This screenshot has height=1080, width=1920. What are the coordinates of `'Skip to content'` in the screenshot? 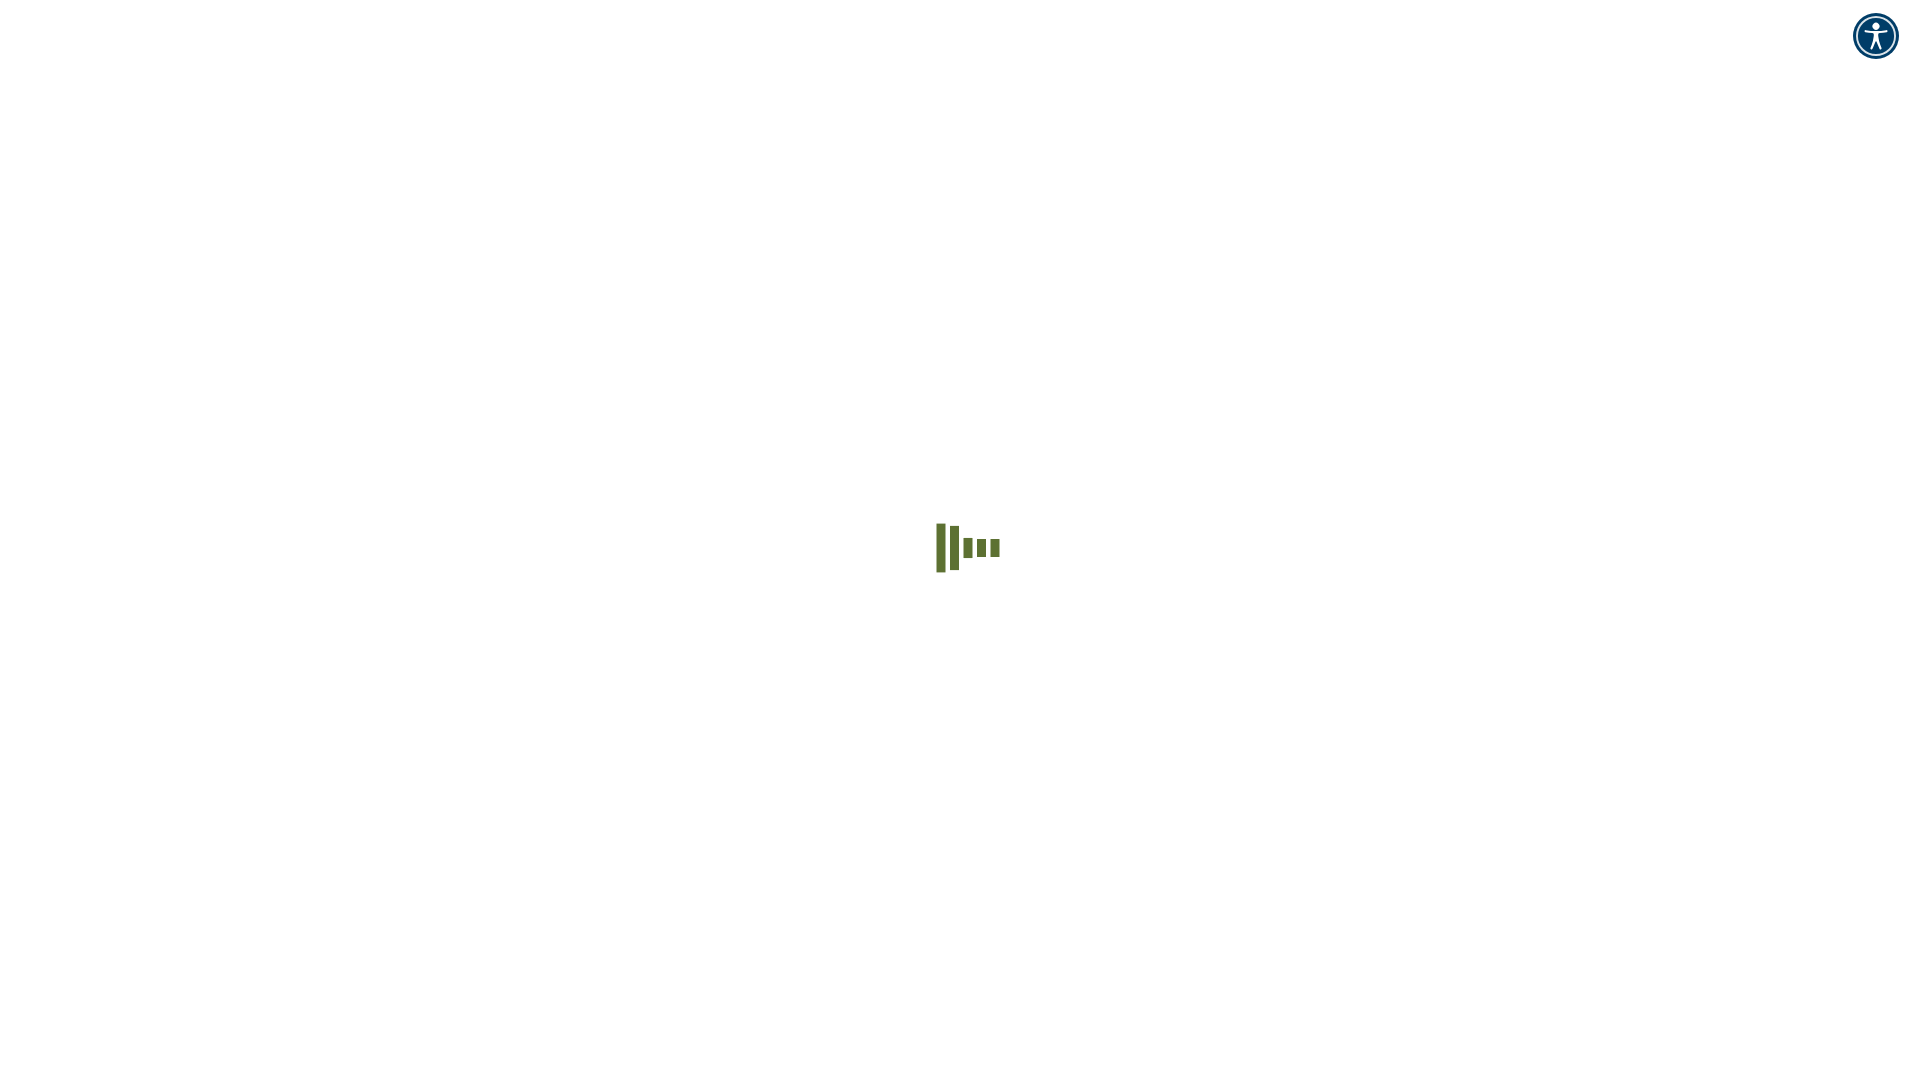 It's located at (8, 16).